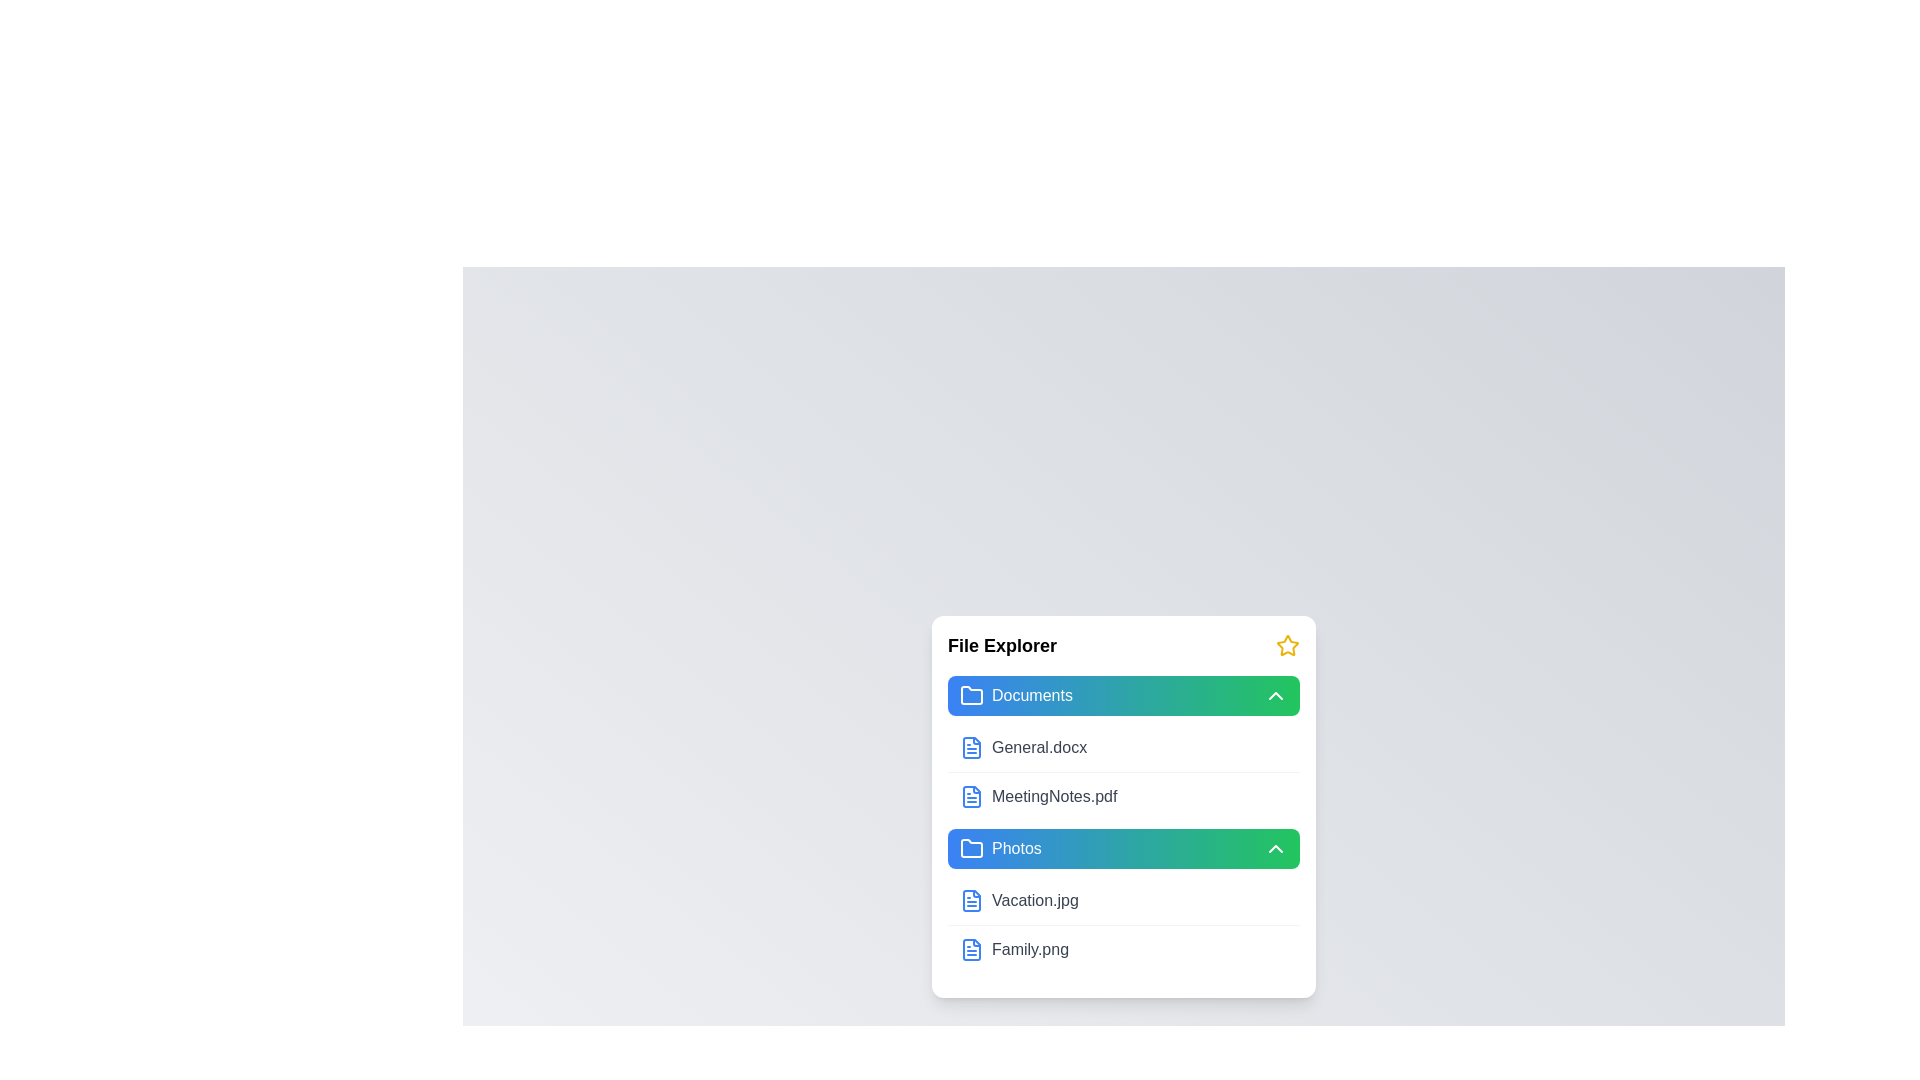 The height and width of the screenshot is (1080, 1920). I want to click on the file MeetingNotes.pdf to select it, so click(971, 796).